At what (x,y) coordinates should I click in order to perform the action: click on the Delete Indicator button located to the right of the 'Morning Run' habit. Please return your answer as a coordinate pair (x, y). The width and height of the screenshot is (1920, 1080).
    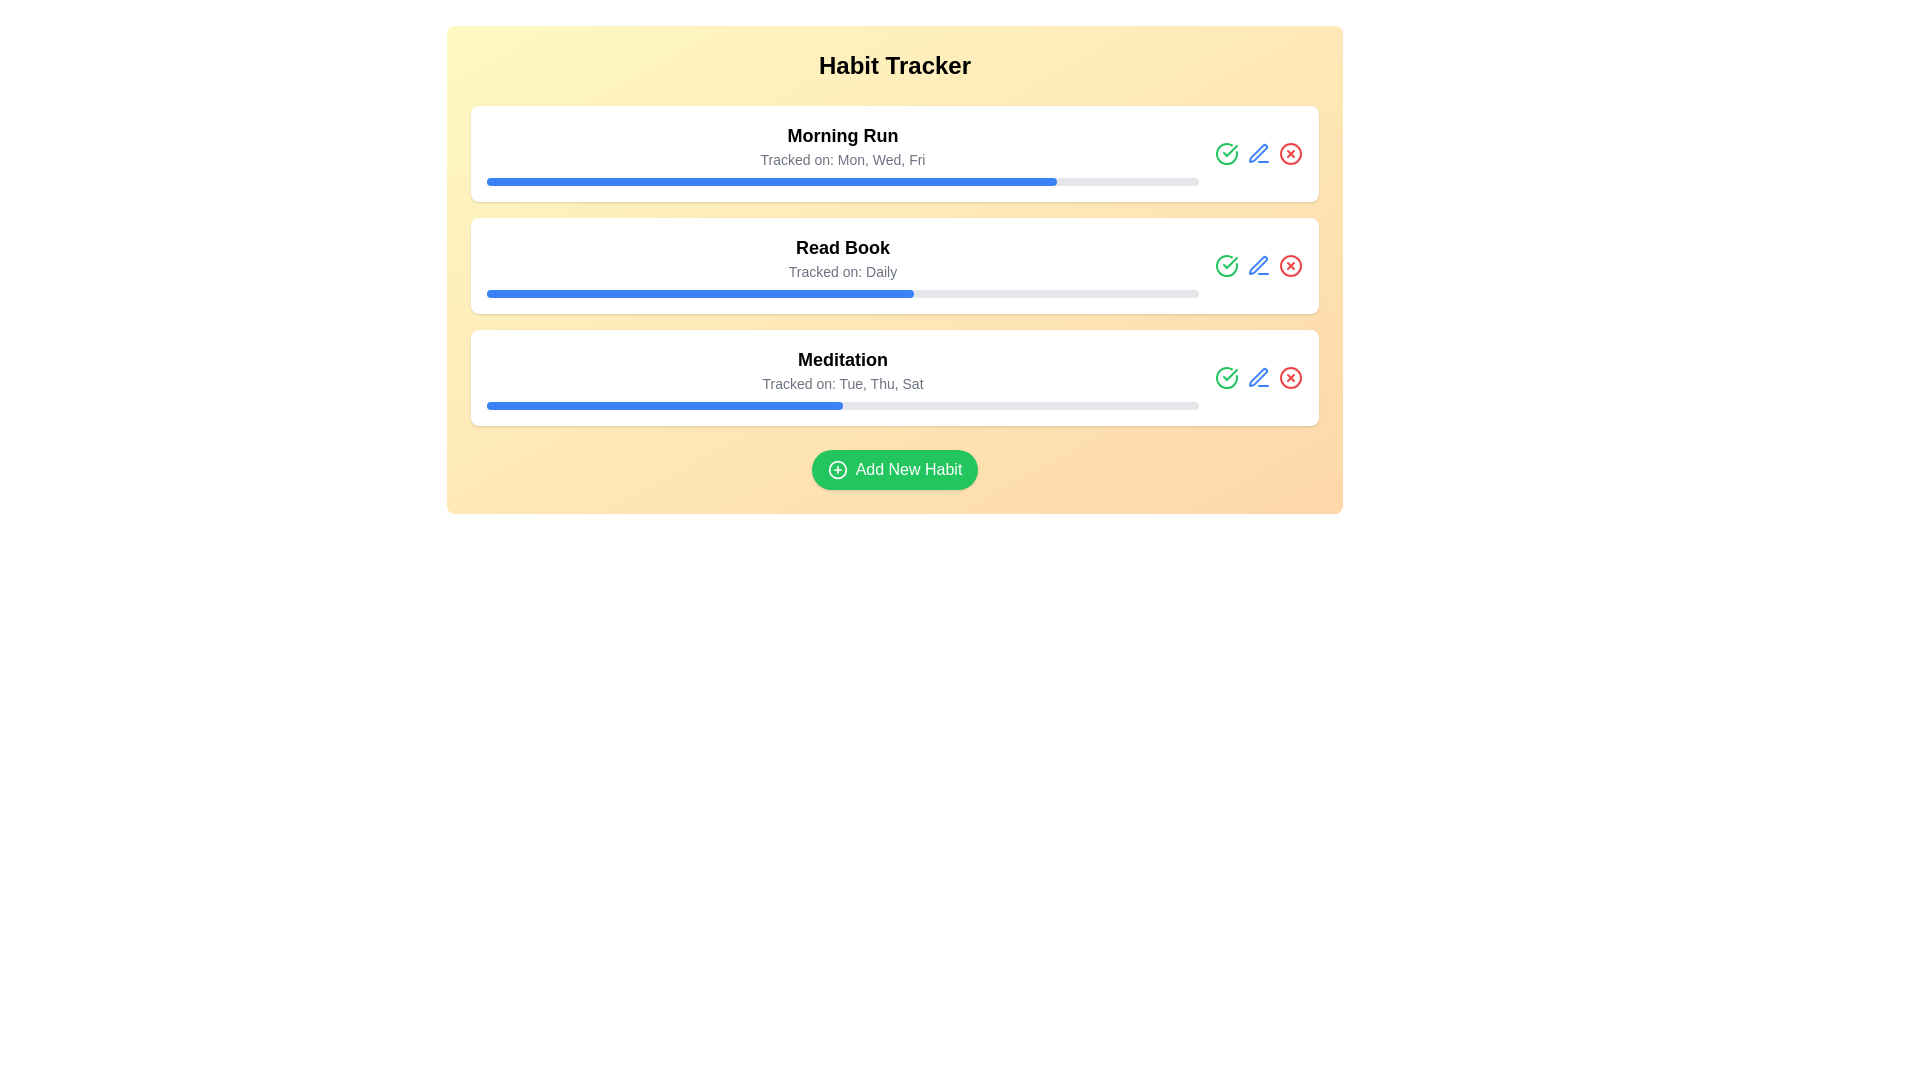
    Looking at the image, I should click on (1291, 153).